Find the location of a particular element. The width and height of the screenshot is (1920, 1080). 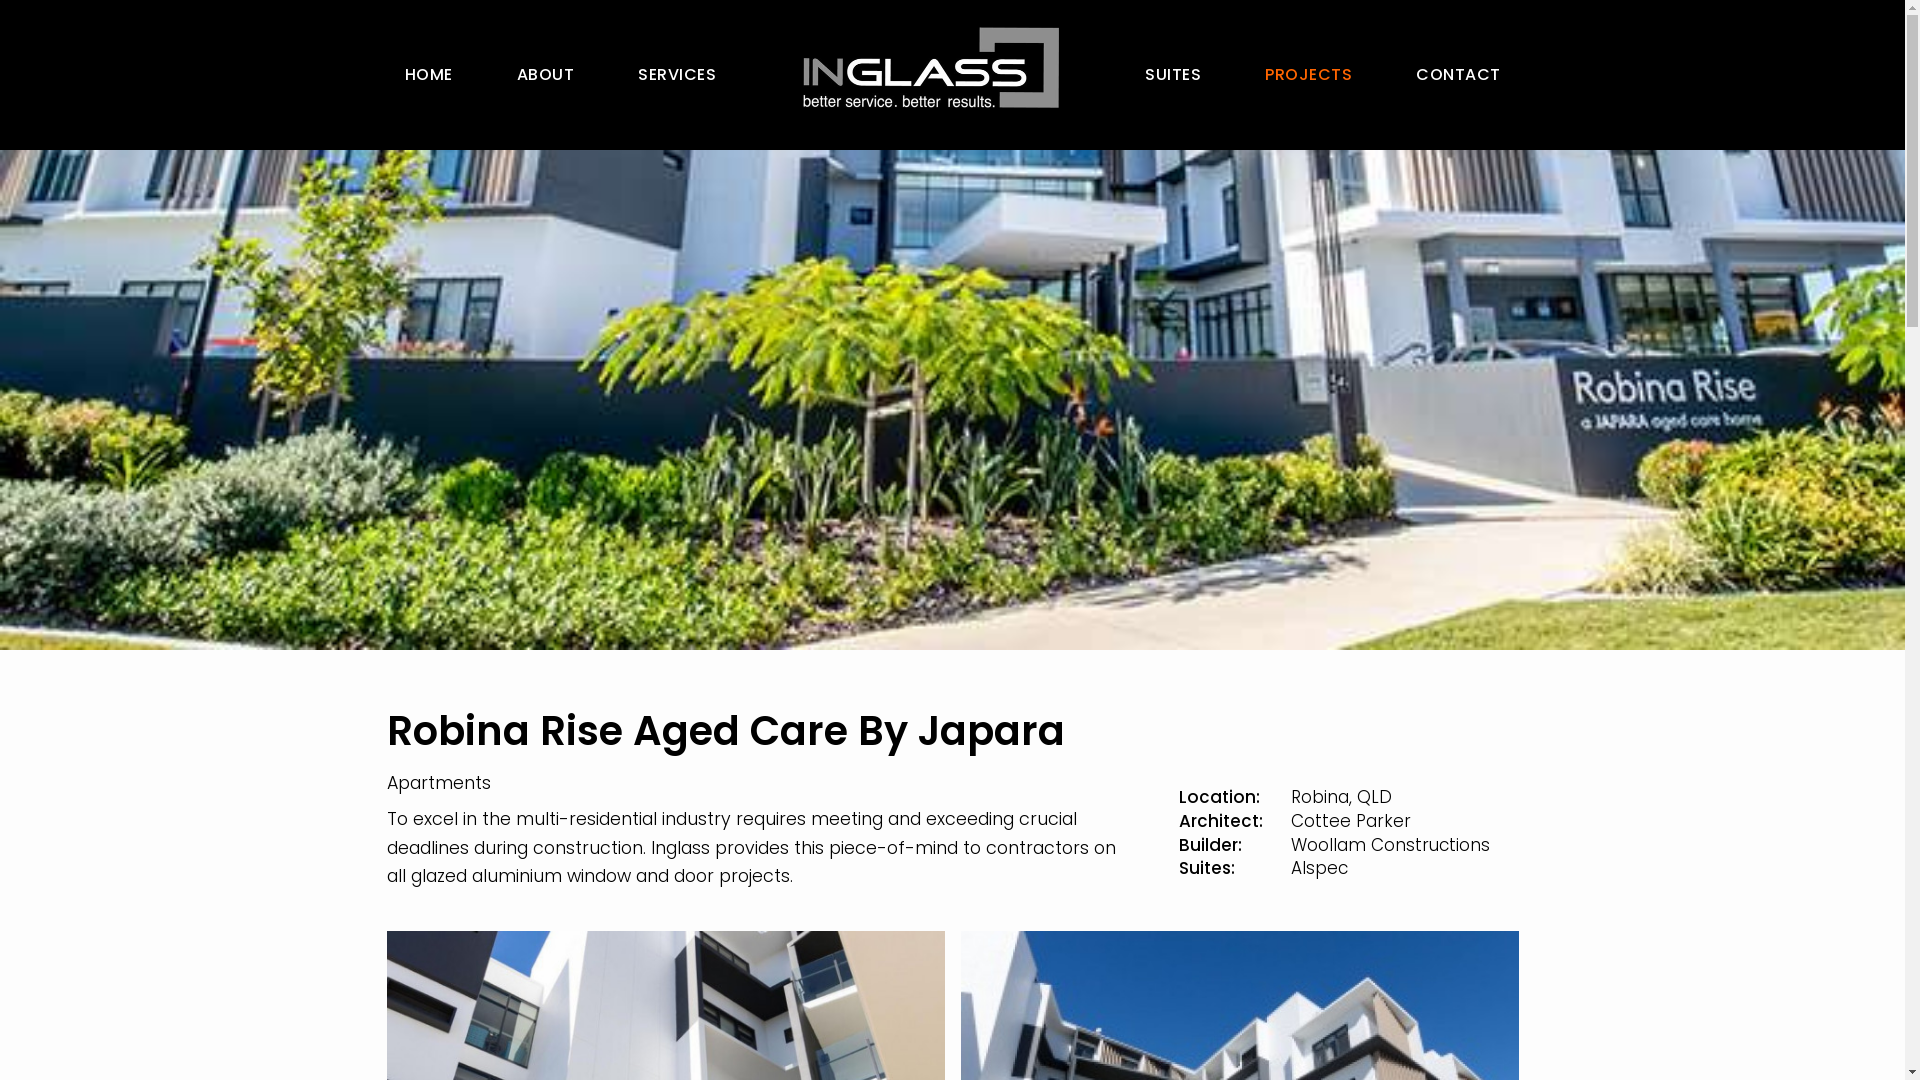

'ABOUT' is located at coordinates (545, 73).